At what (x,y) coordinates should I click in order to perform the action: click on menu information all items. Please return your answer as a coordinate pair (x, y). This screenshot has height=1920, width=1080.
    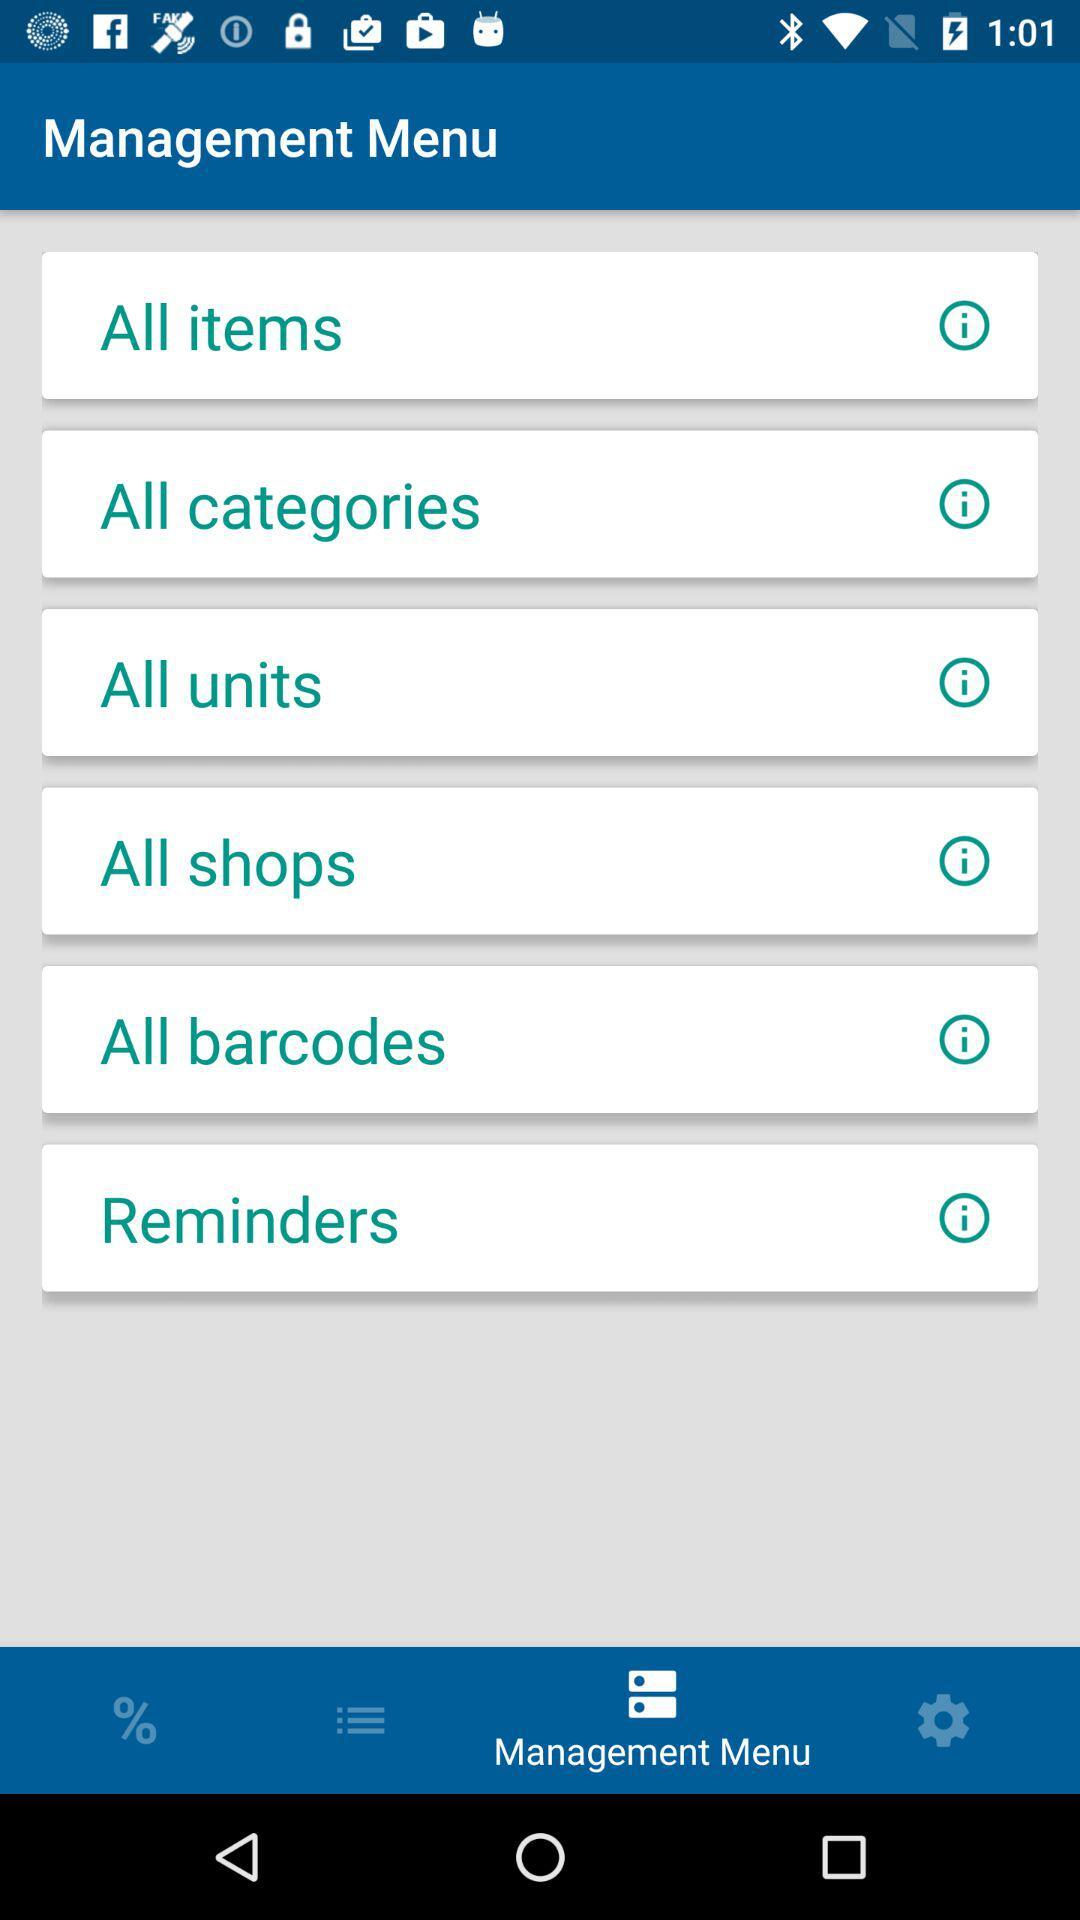
    Looking at the image, I should click on (963, 325).